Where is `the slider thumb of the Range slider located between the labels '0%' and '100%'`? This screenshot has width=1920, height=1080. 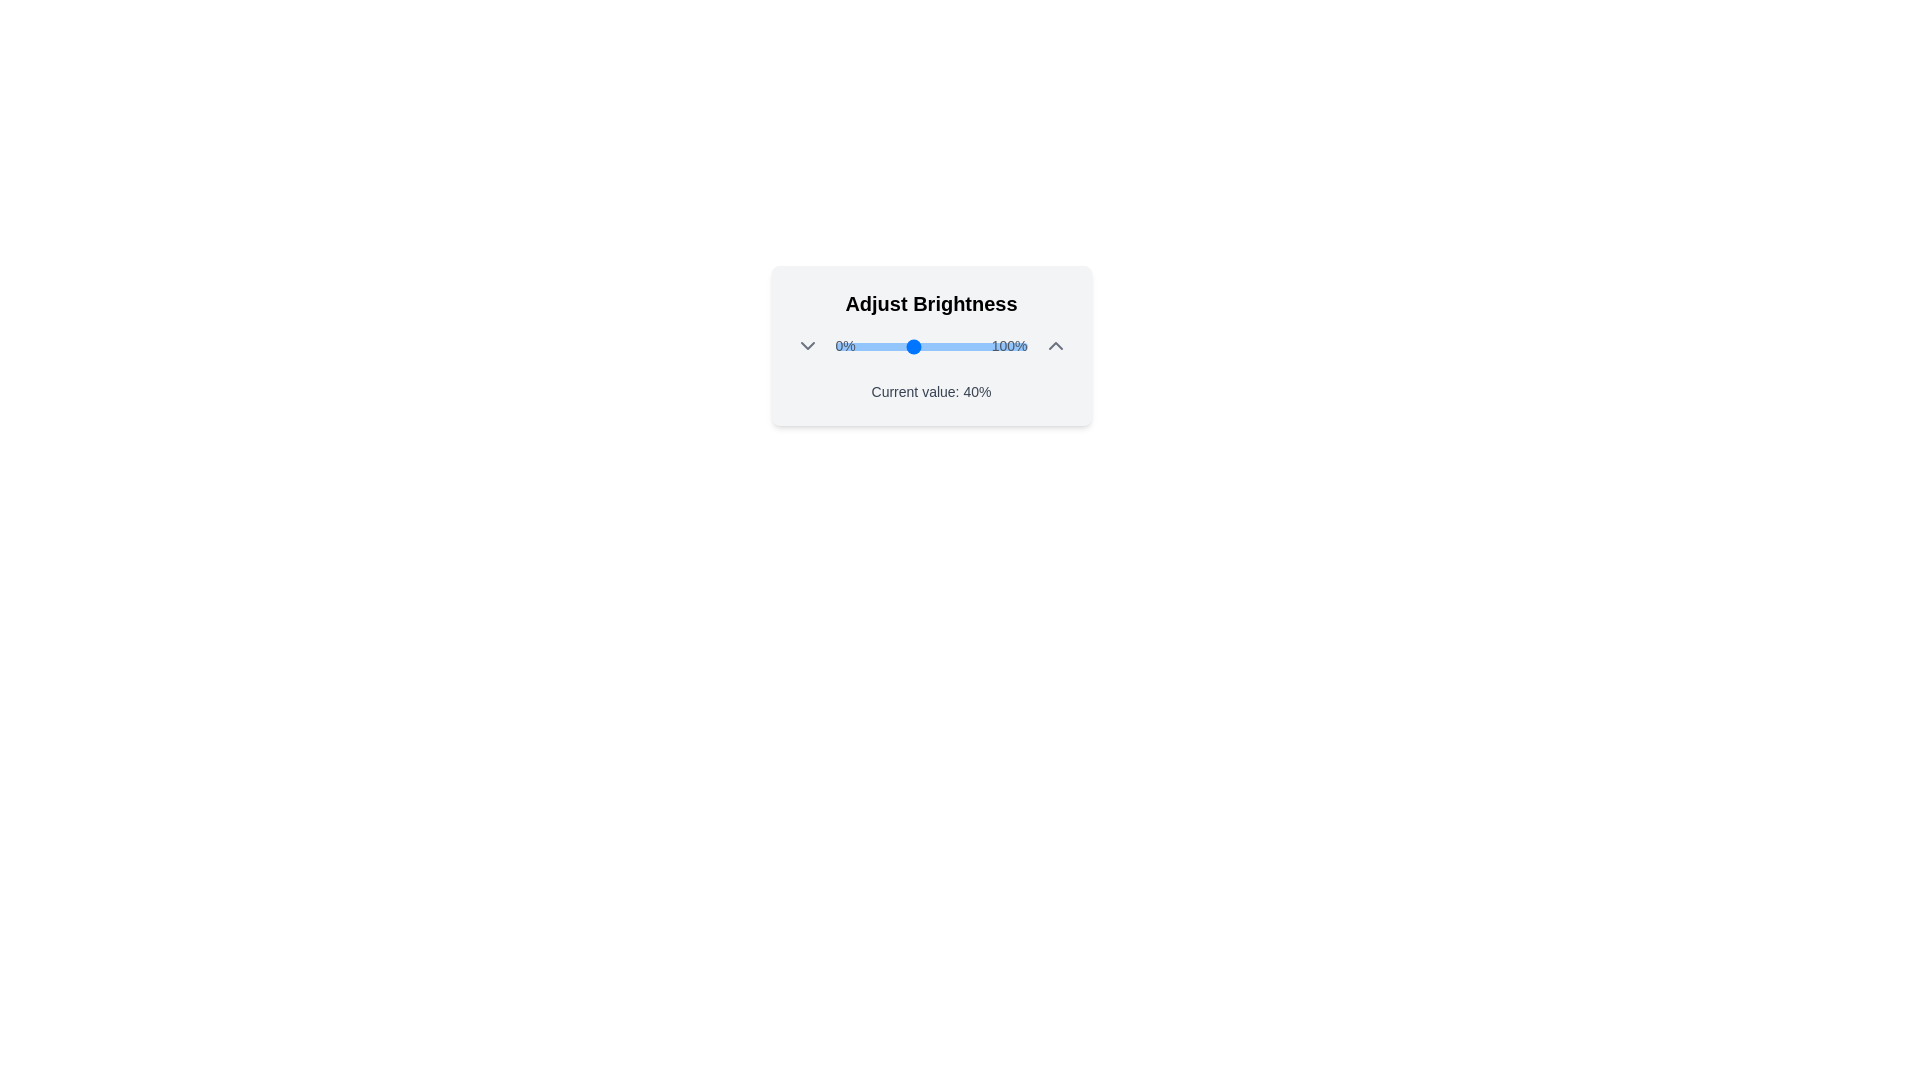
the slider thumb of the Range slider located between the labels '0%' and '100%' is located at coordinates (930, 346).